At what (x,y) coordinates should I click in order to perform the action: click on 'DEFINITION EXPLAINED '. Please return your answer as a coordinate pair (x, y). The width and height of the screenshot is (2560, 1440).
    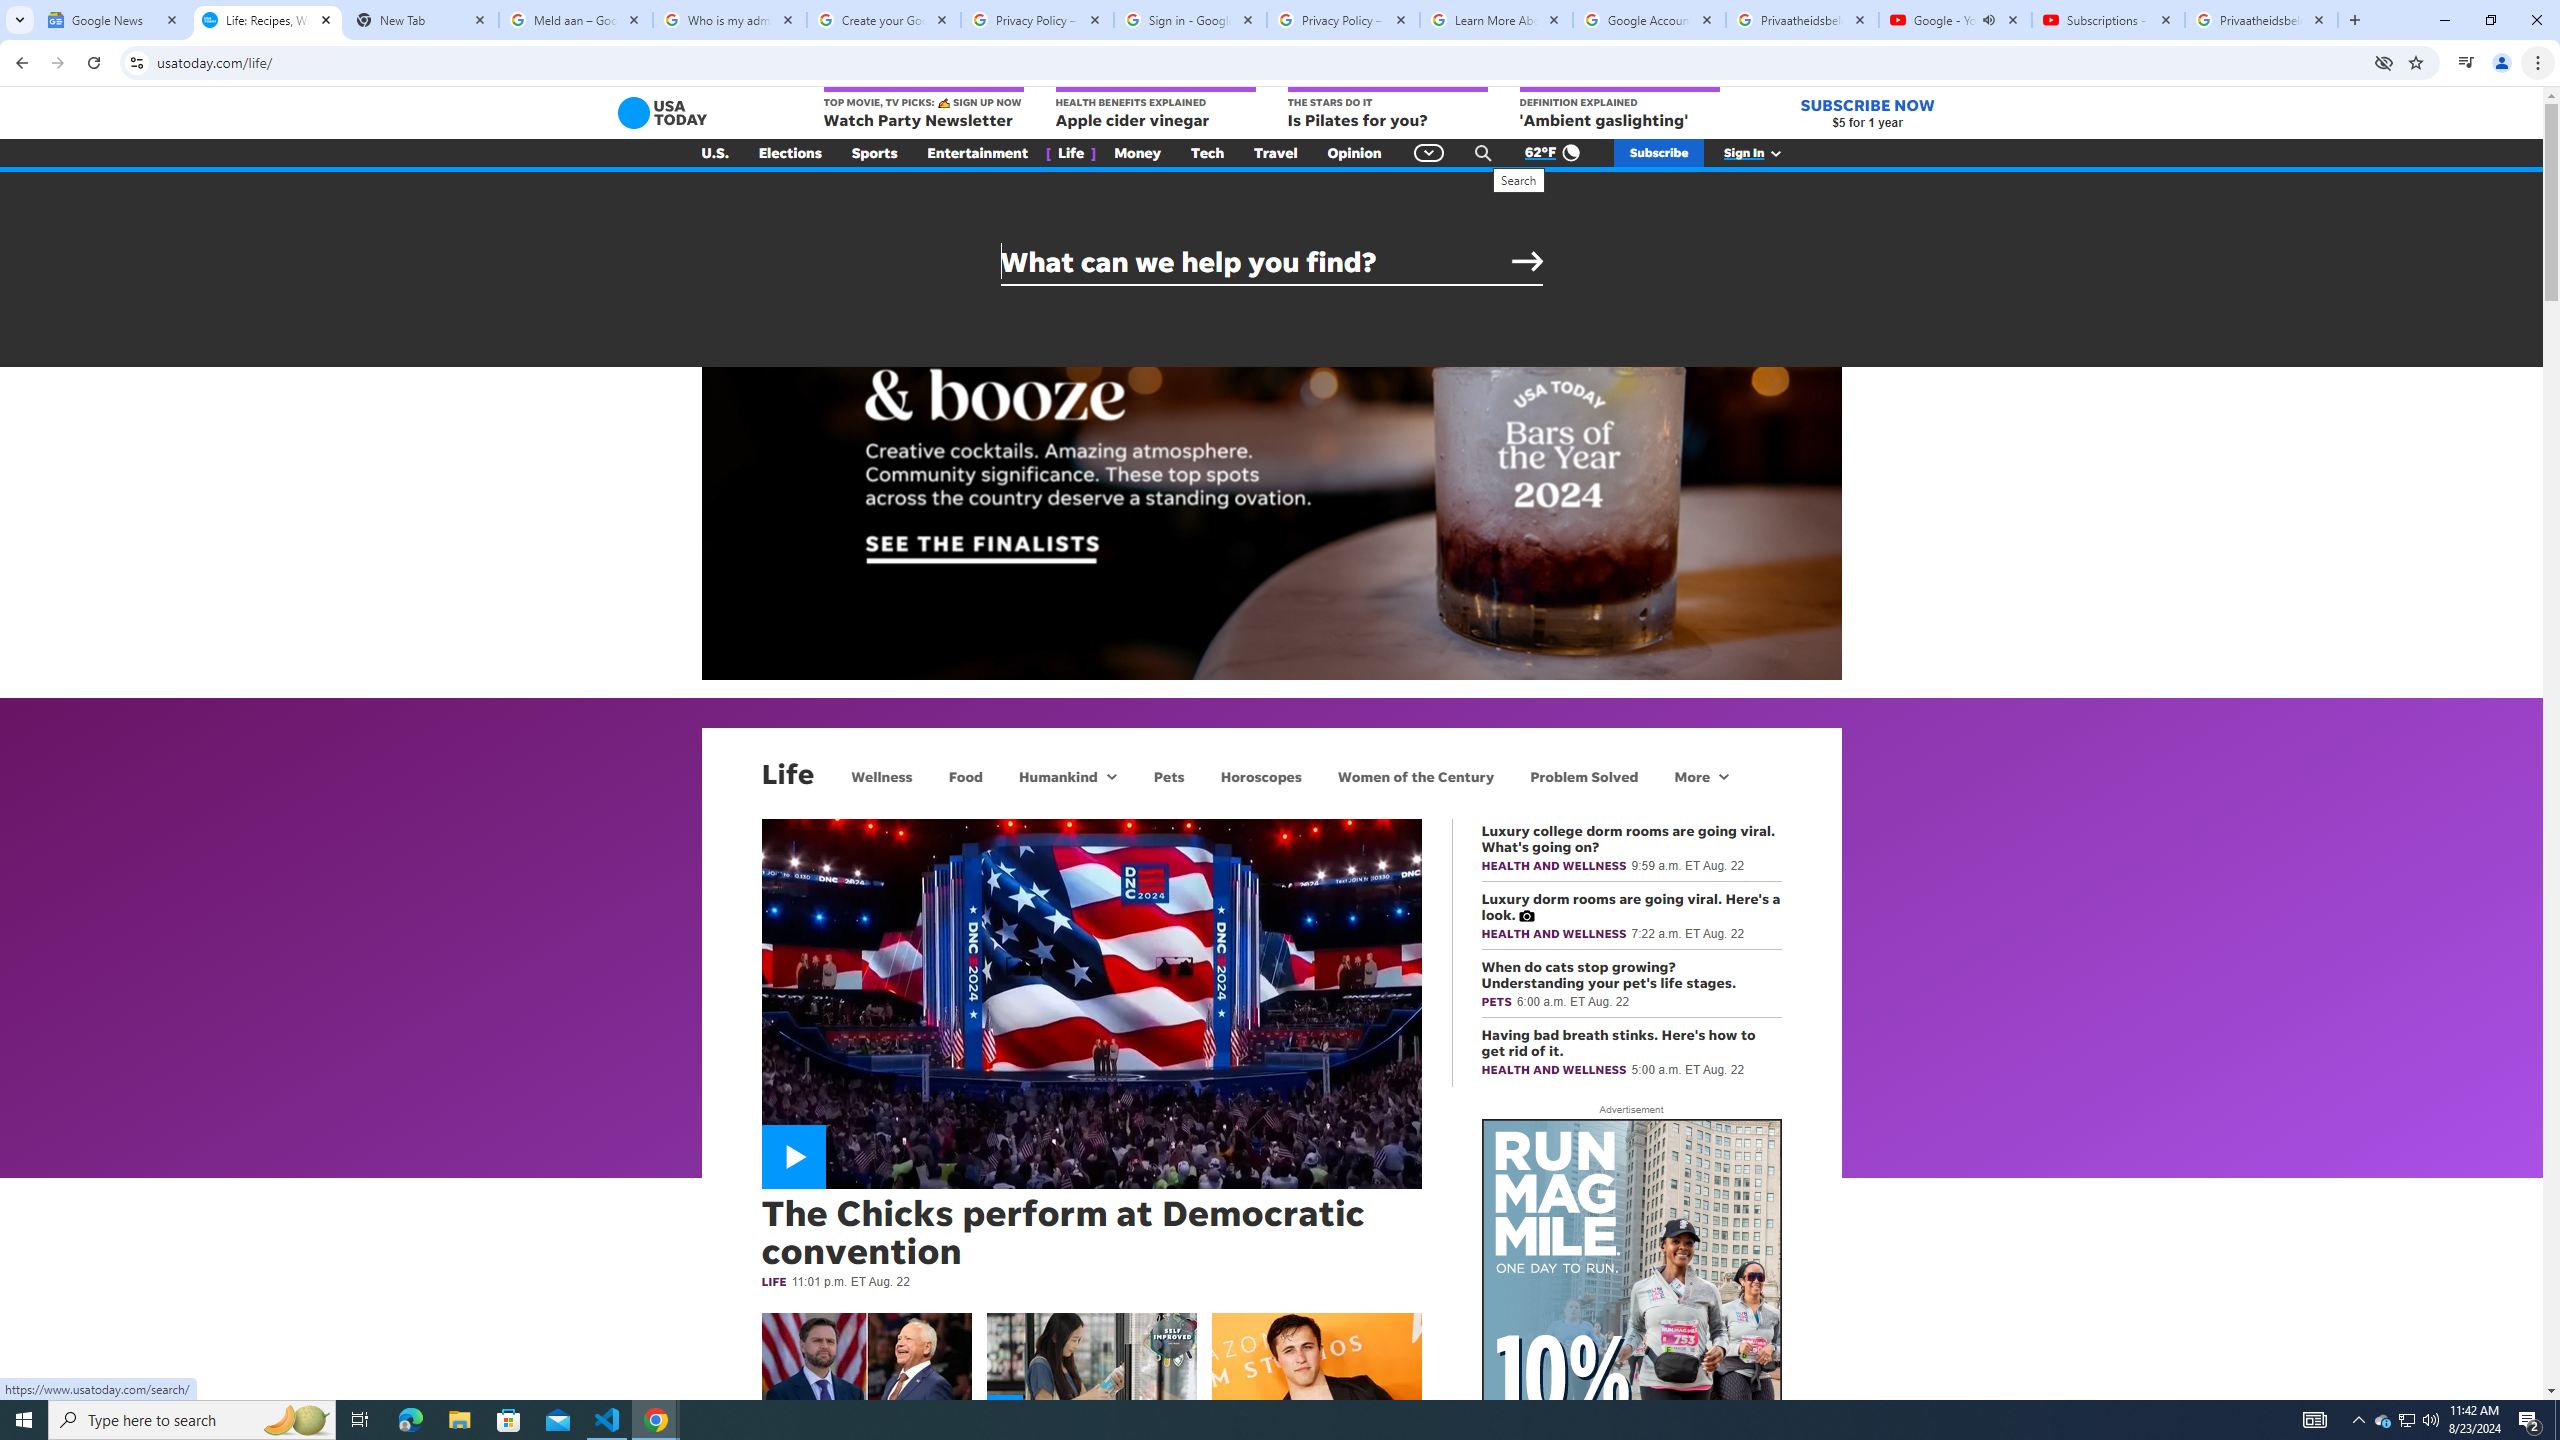
    Looking at the image, I should click on (1618, 108).